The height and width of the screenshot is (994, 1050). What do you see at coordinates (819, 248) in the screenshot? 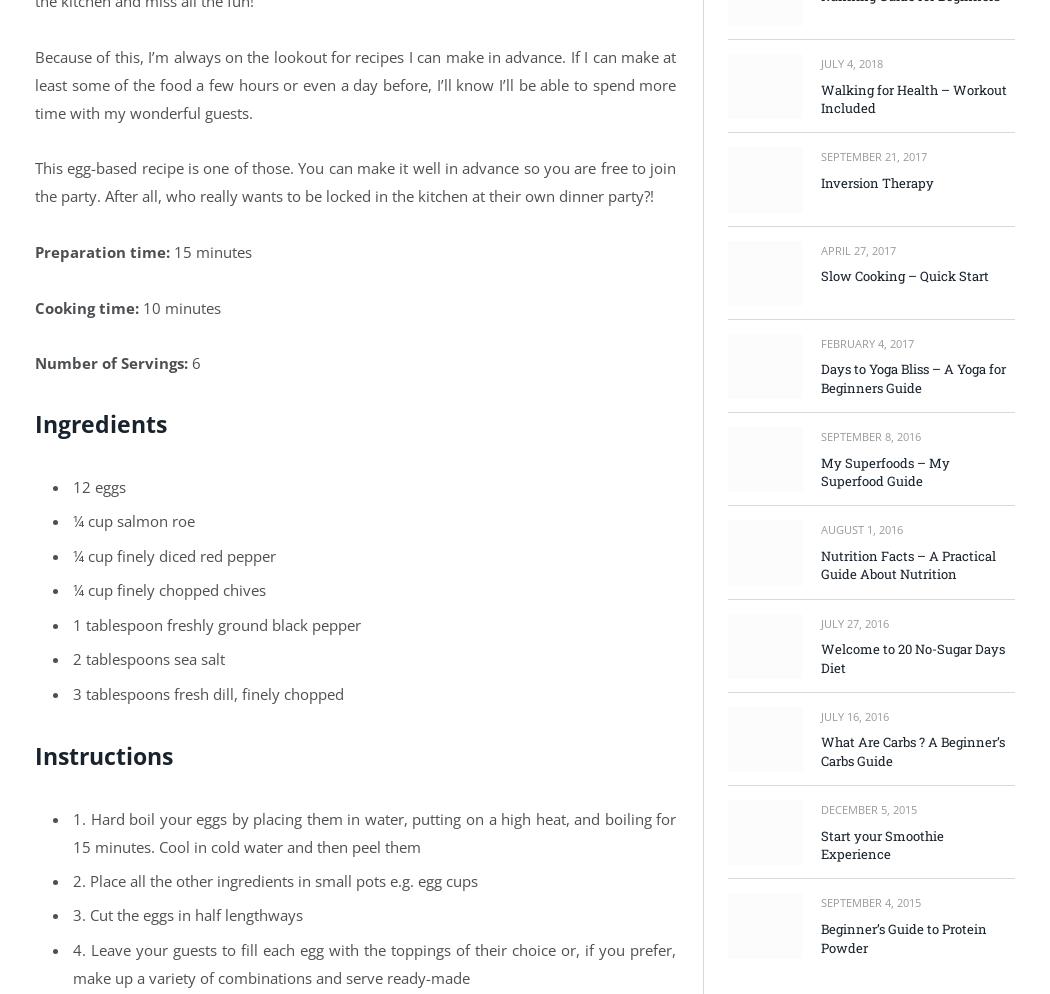
I see `'April 27, 2017'` at bounding box center [819, 248].